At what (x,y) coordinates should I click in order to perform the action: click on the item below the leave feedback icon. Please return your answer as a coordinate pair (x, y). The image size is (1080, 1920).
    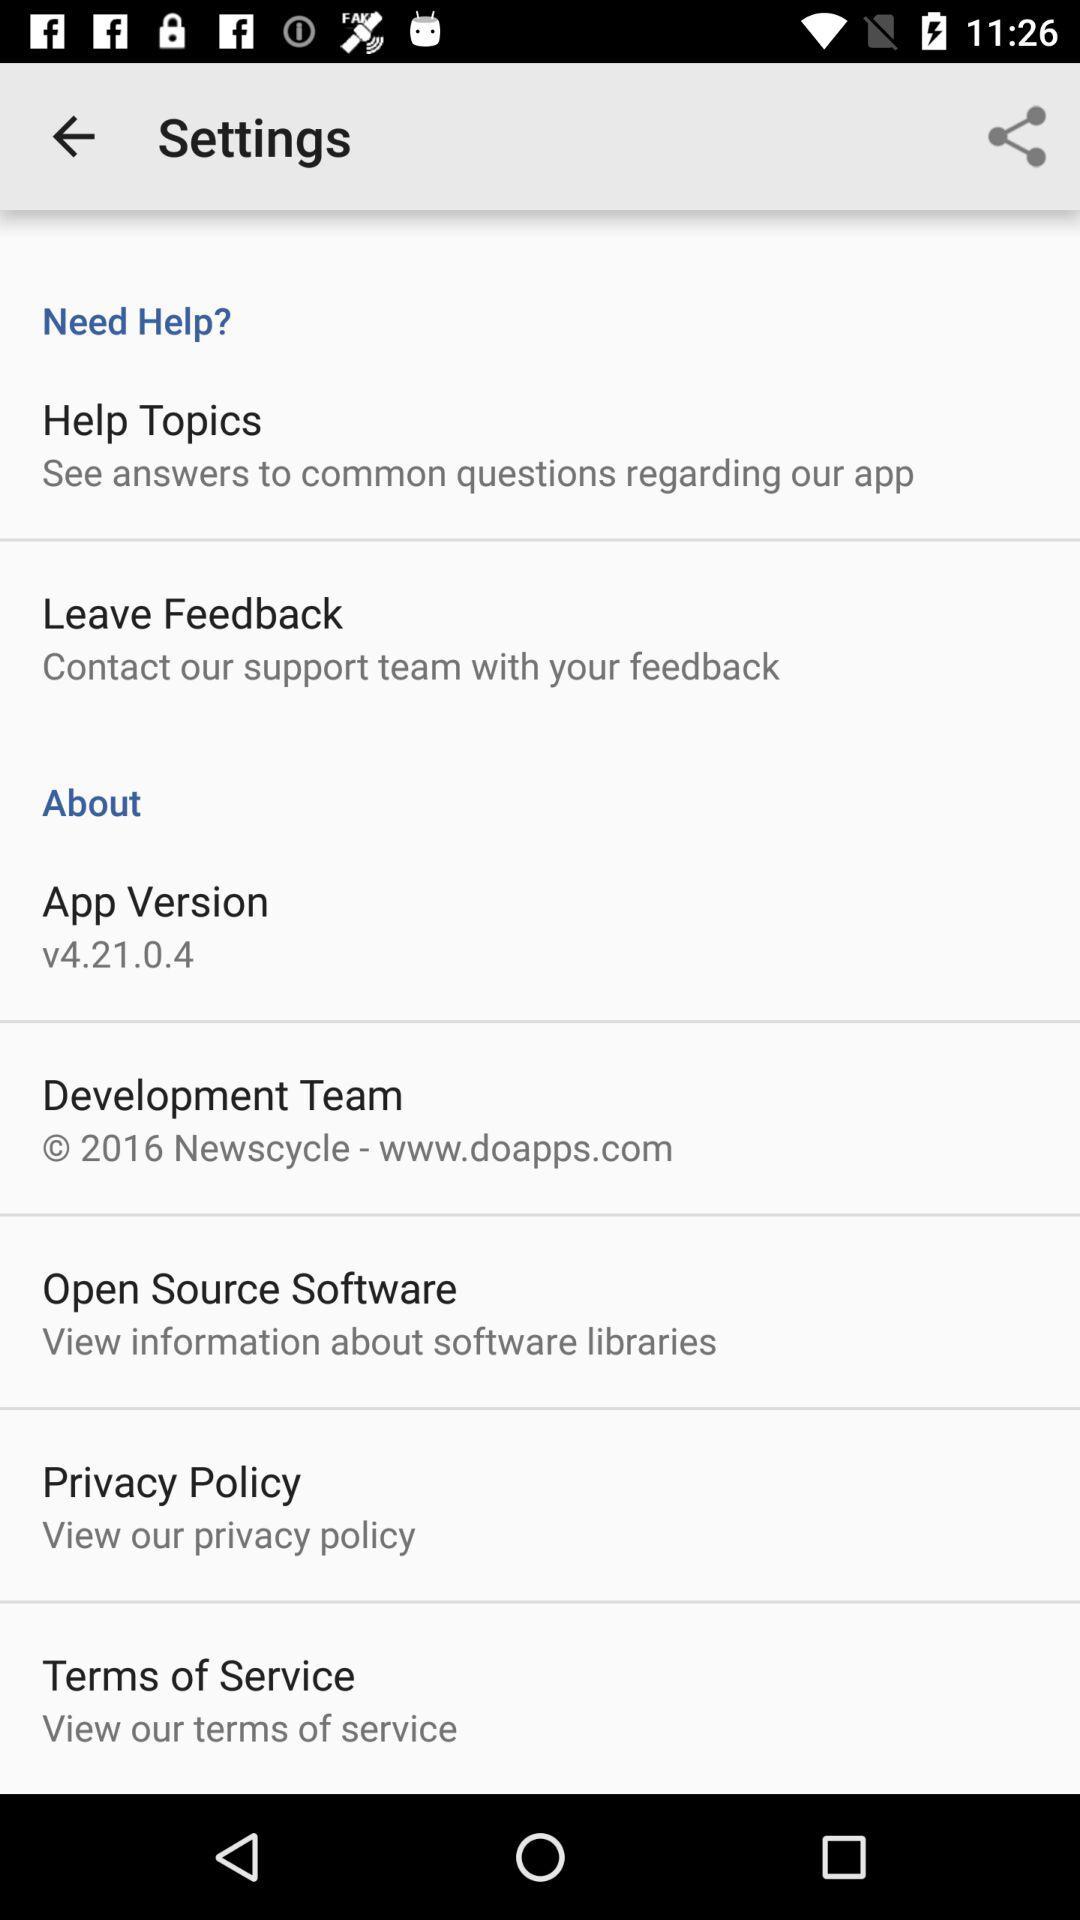
    Looking at the image, I should click on (410, 665).